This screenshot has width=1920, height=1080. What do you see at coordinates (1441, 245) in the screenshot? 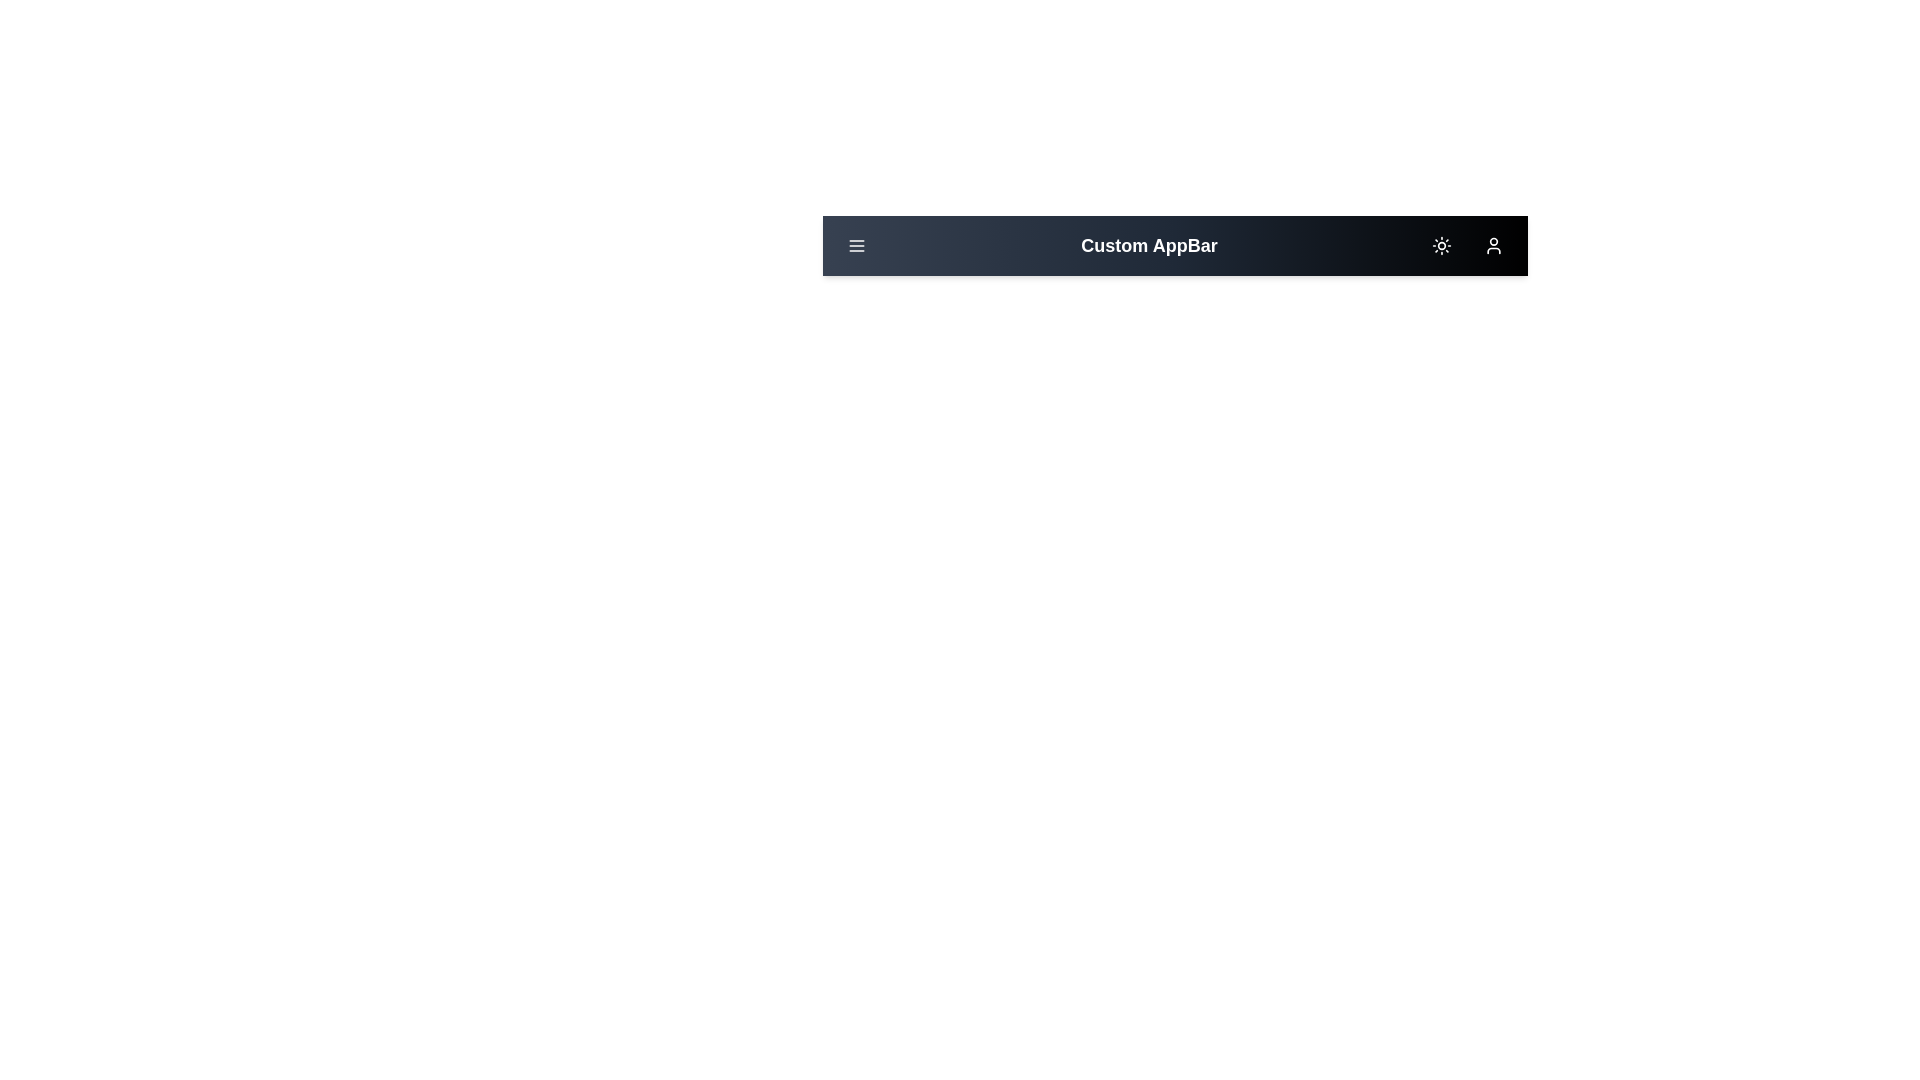
I see `the sun/moon button to toggle between light and dark modes` at bounding box center [1441, 245].